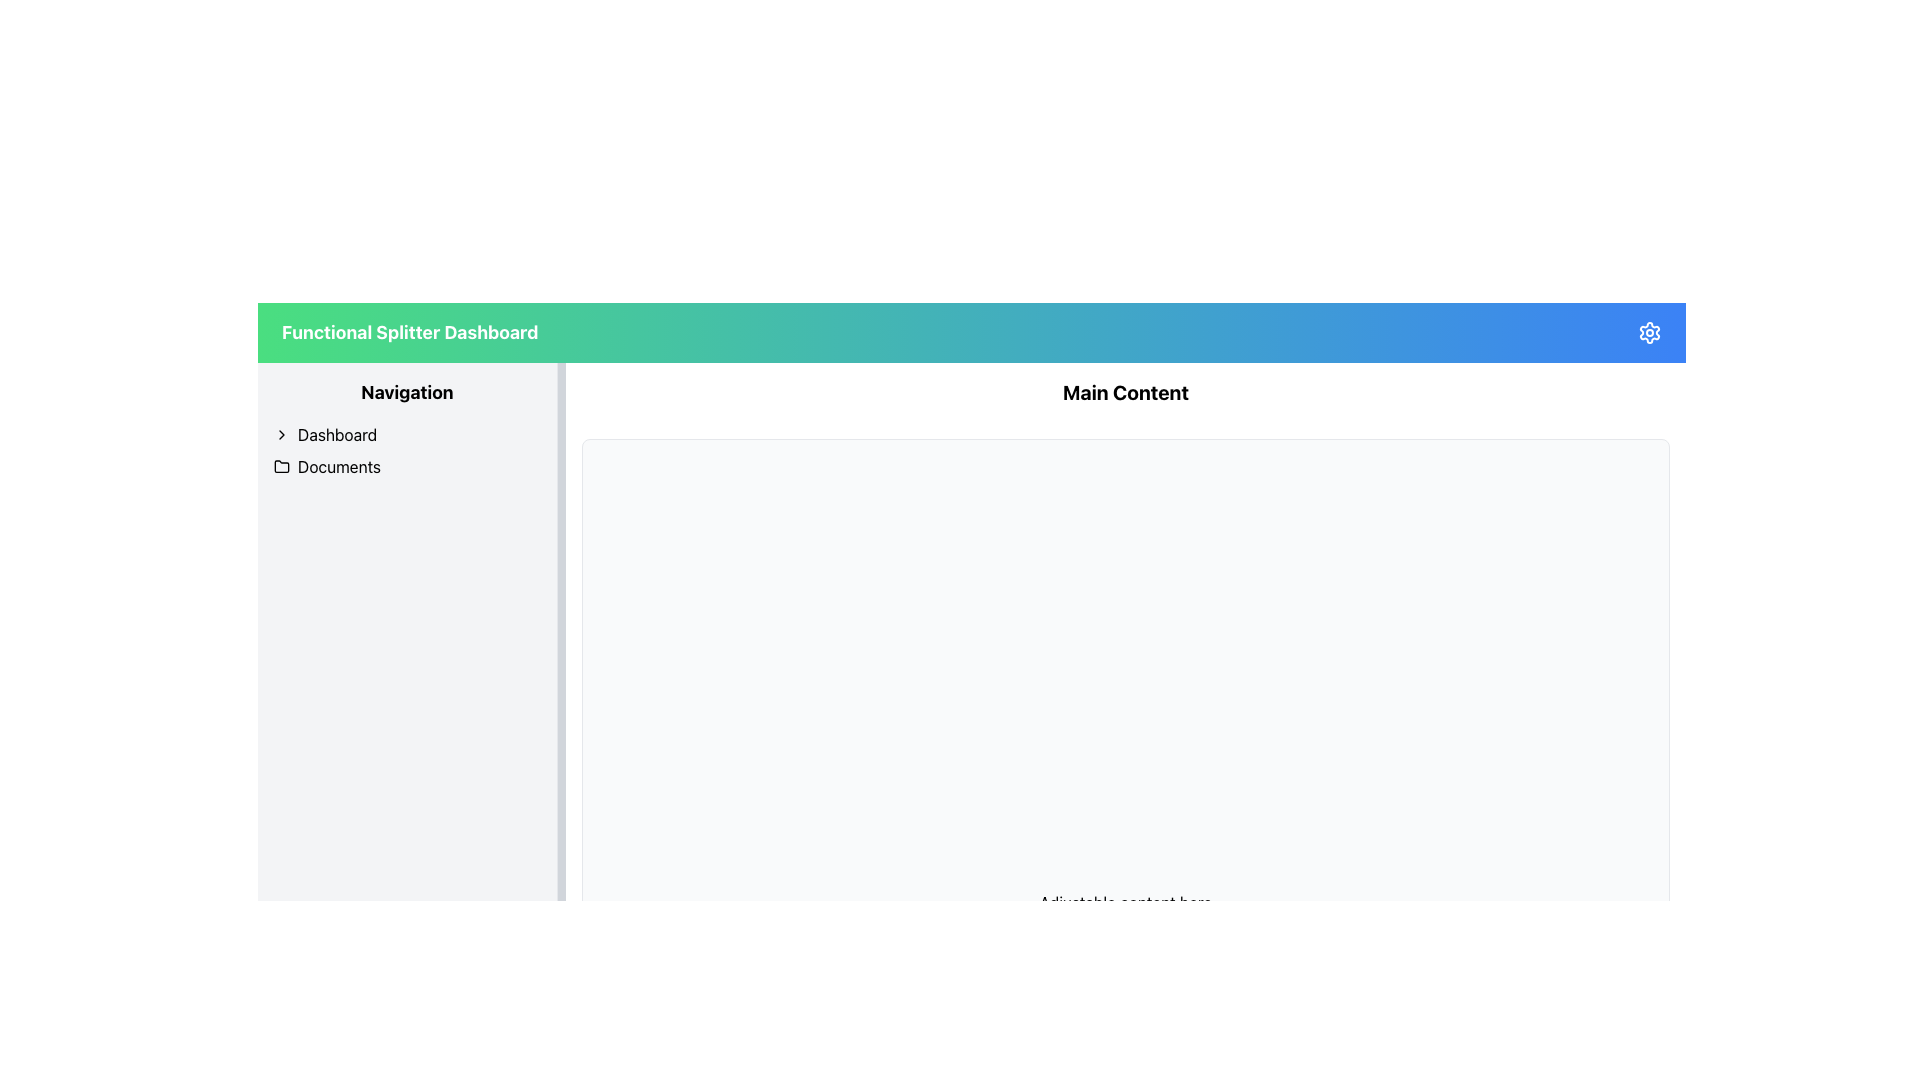 The image size is (1920, 1080). I want to click on the 'Documents' icon located in the left-side navigation pane, positioned next to the text label 'Documents' under the 'Navigation' heading, for visual guidance, so click(281, 466).